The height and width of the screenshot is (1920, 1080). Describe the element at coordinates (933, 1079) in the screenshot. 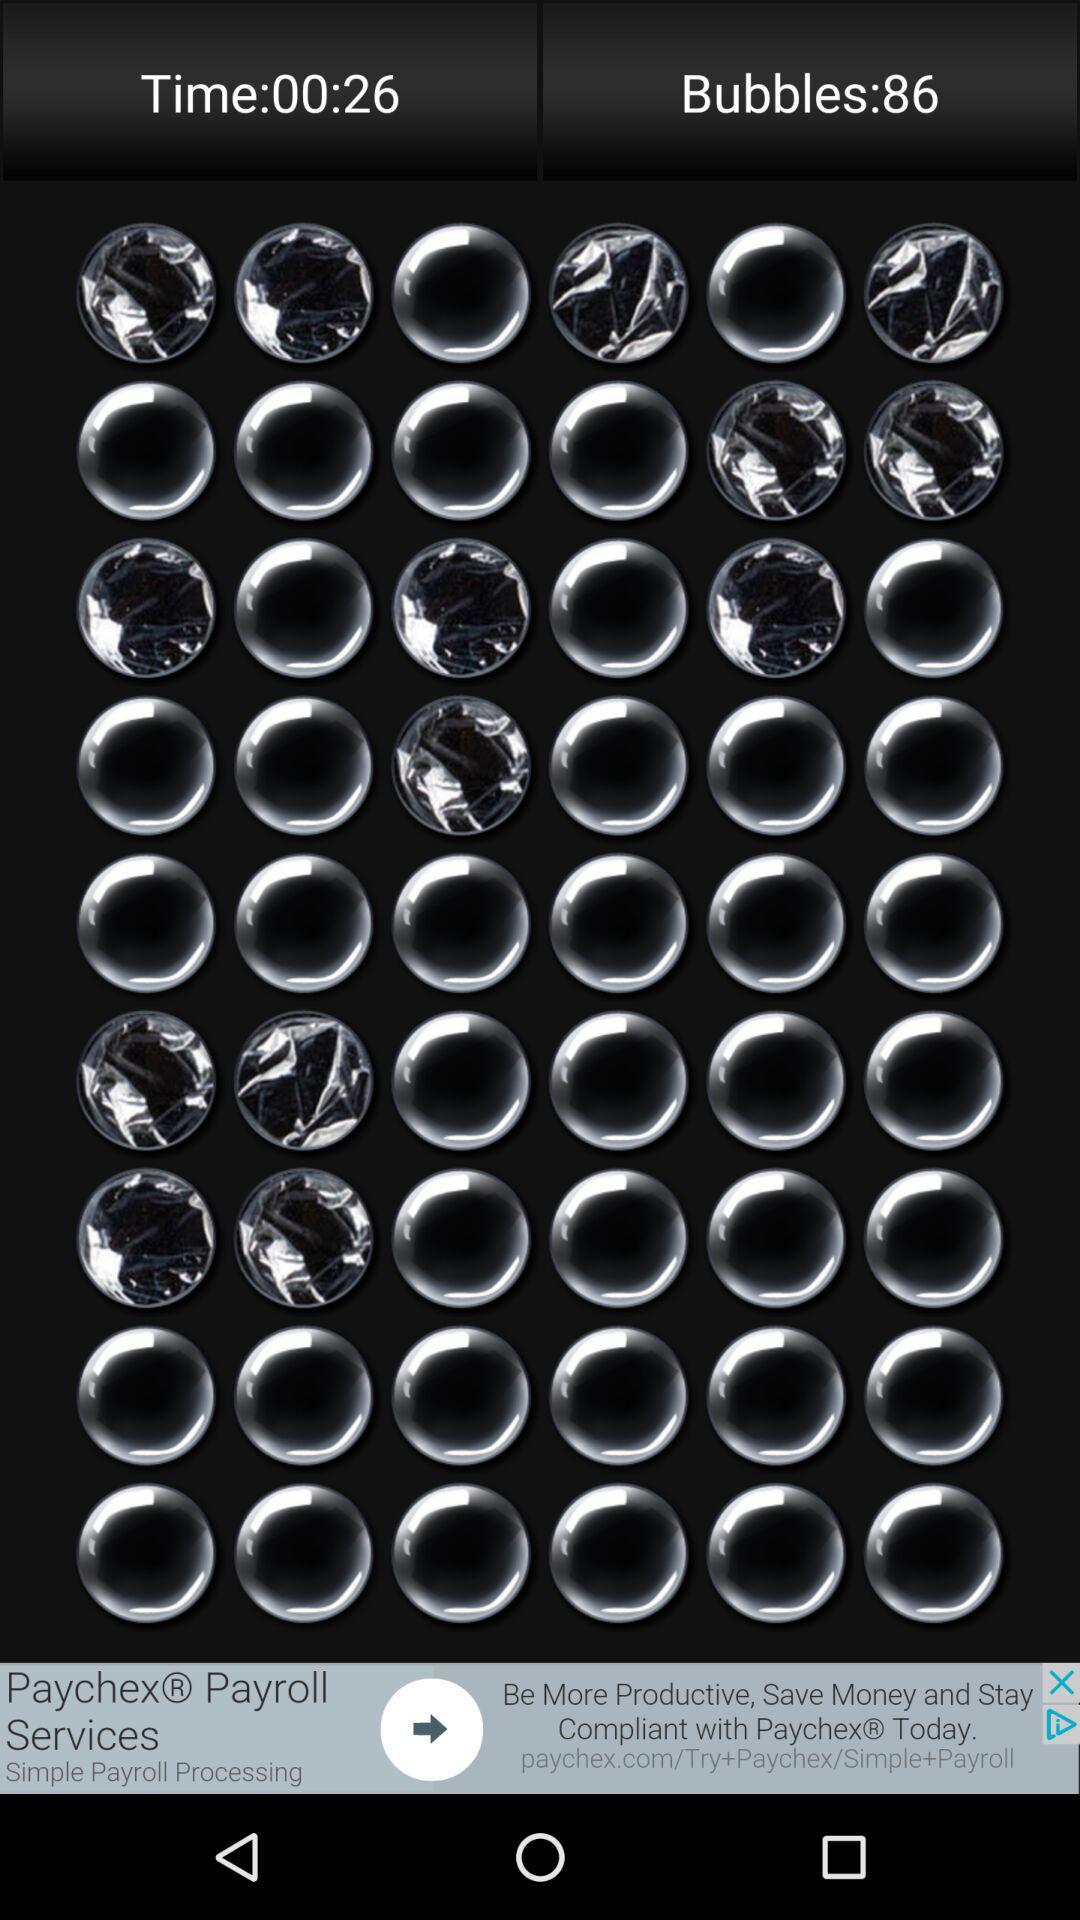

I see `burst bubbles` at that location.